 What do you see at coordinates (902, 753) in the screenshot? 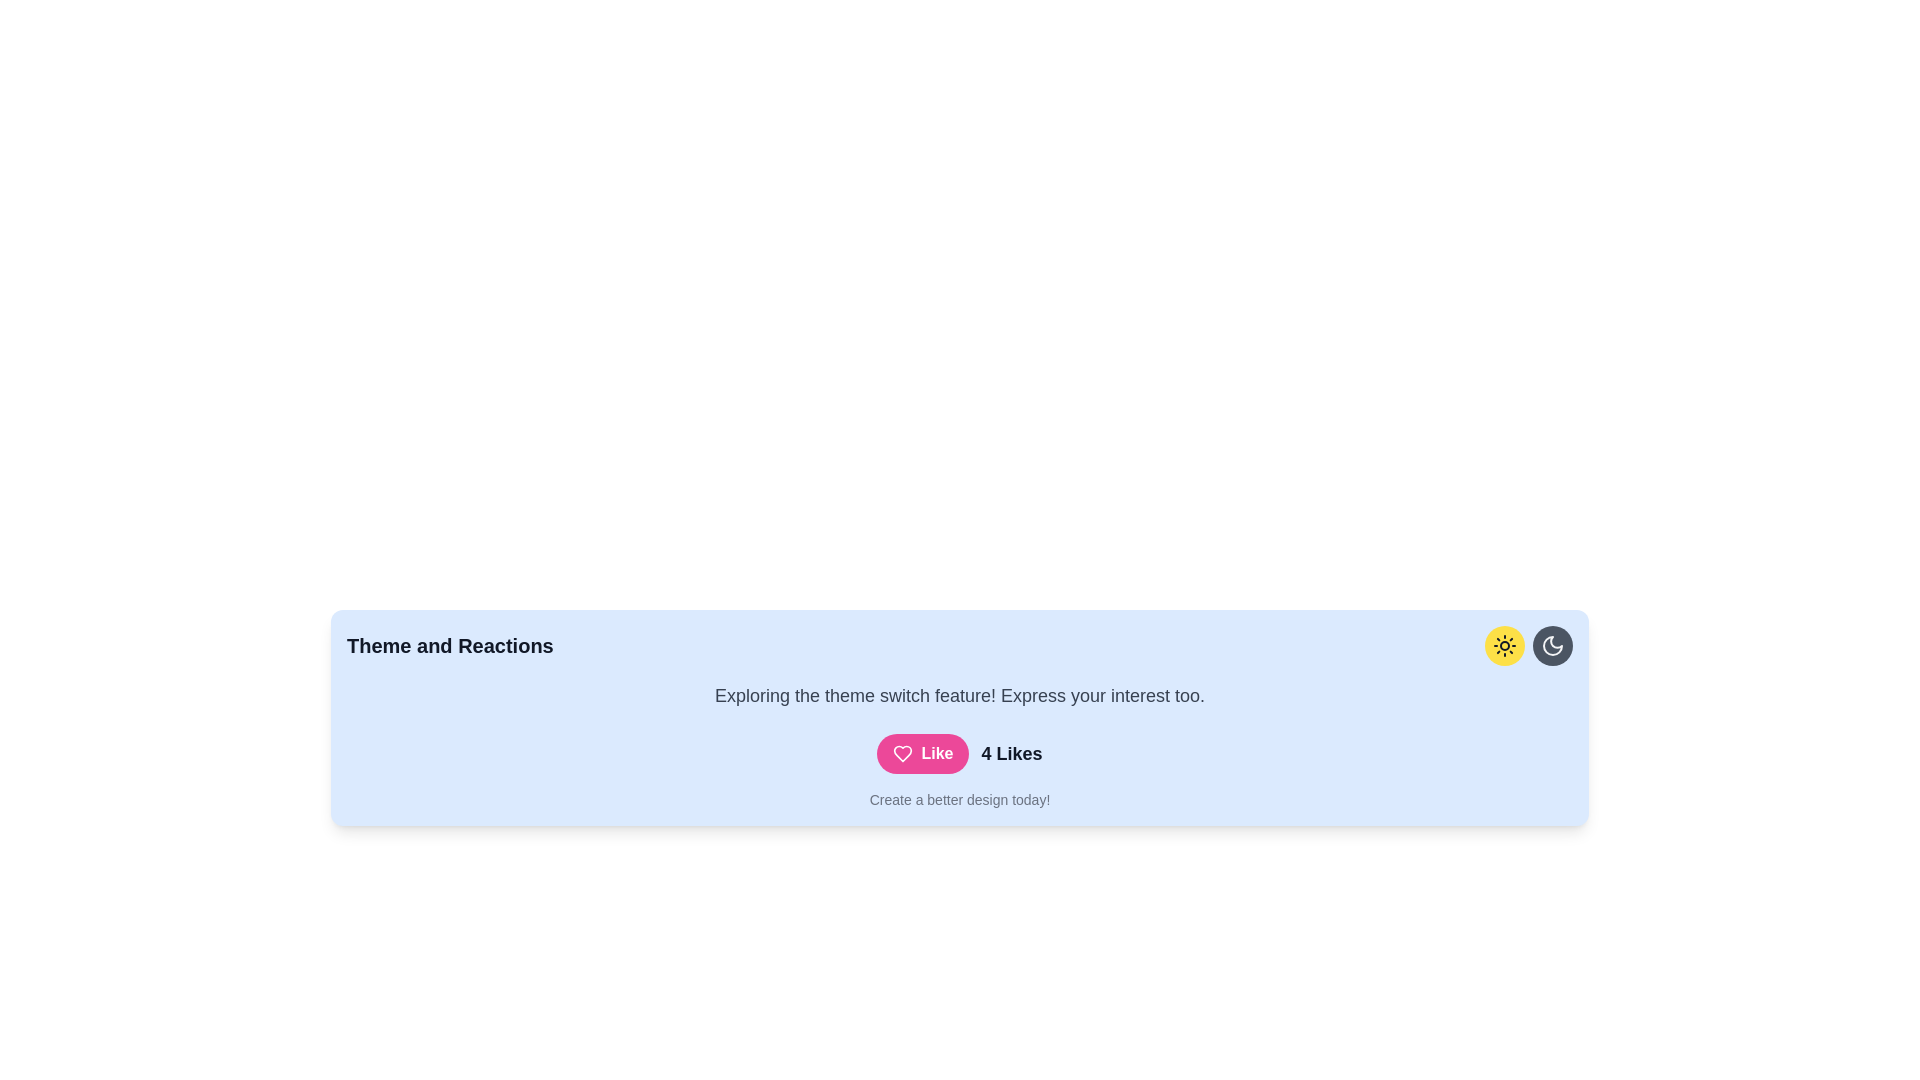
I see `positive reaction icon located within the left side of the pink 'Like' button below the main text area` at bounding box center [902, 753].